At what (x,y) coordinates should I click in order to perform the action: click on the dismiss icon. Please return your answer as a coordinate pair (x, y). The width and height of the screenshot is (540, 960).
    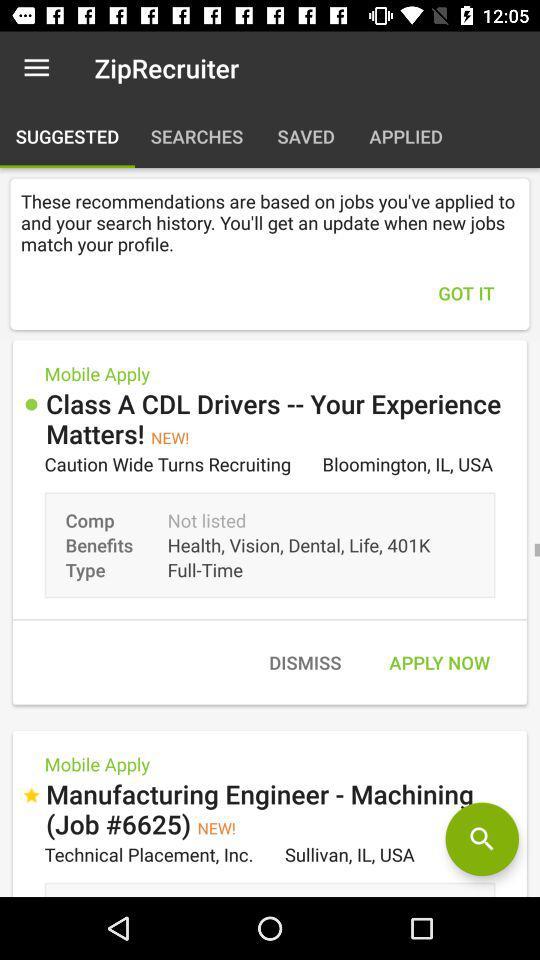
    Looking at the image, I should click on (305, 662).